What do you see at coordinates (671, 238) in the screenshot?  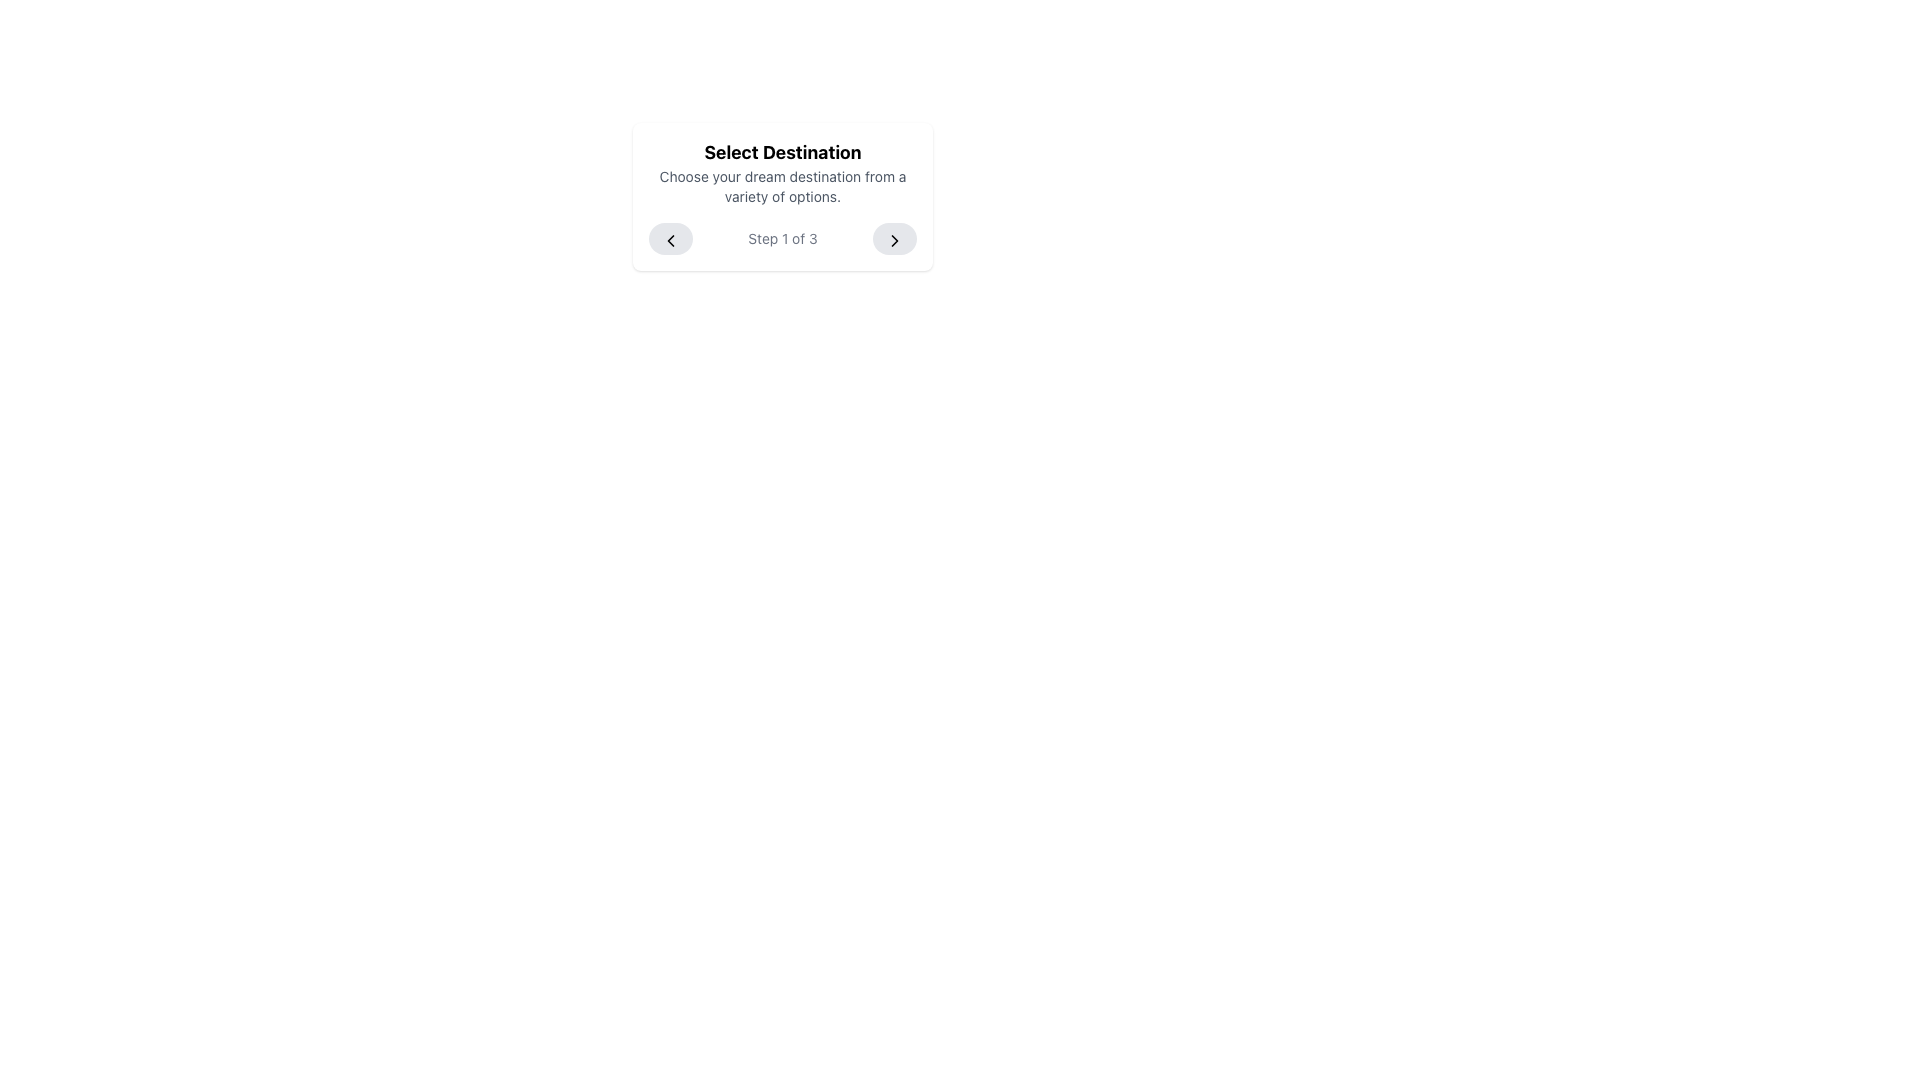 I see `the left-pointing chevron icon within the SVG element of the 'Select Destination' navigation card to utilize its functionality` at bounding box center [671, 238].